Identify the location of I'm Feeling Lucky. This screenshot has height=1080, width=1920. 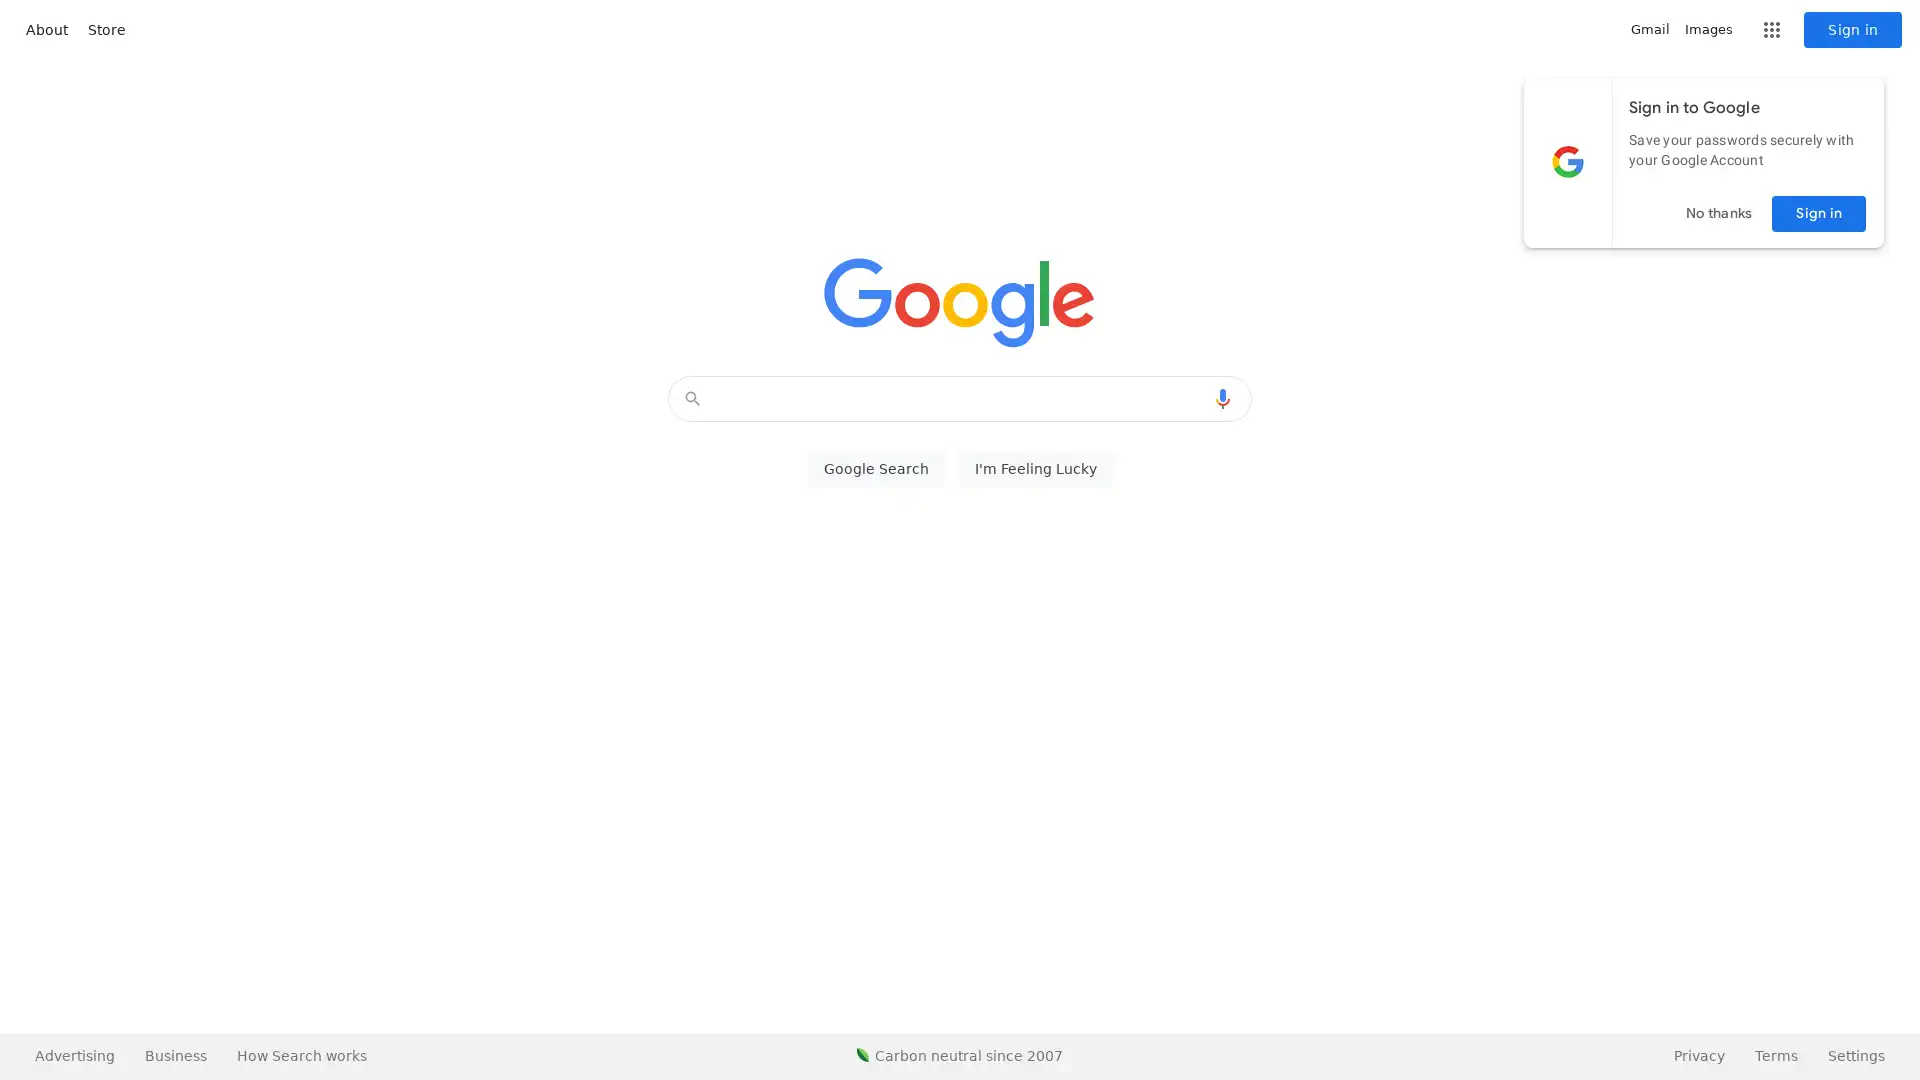
(1035, 469).